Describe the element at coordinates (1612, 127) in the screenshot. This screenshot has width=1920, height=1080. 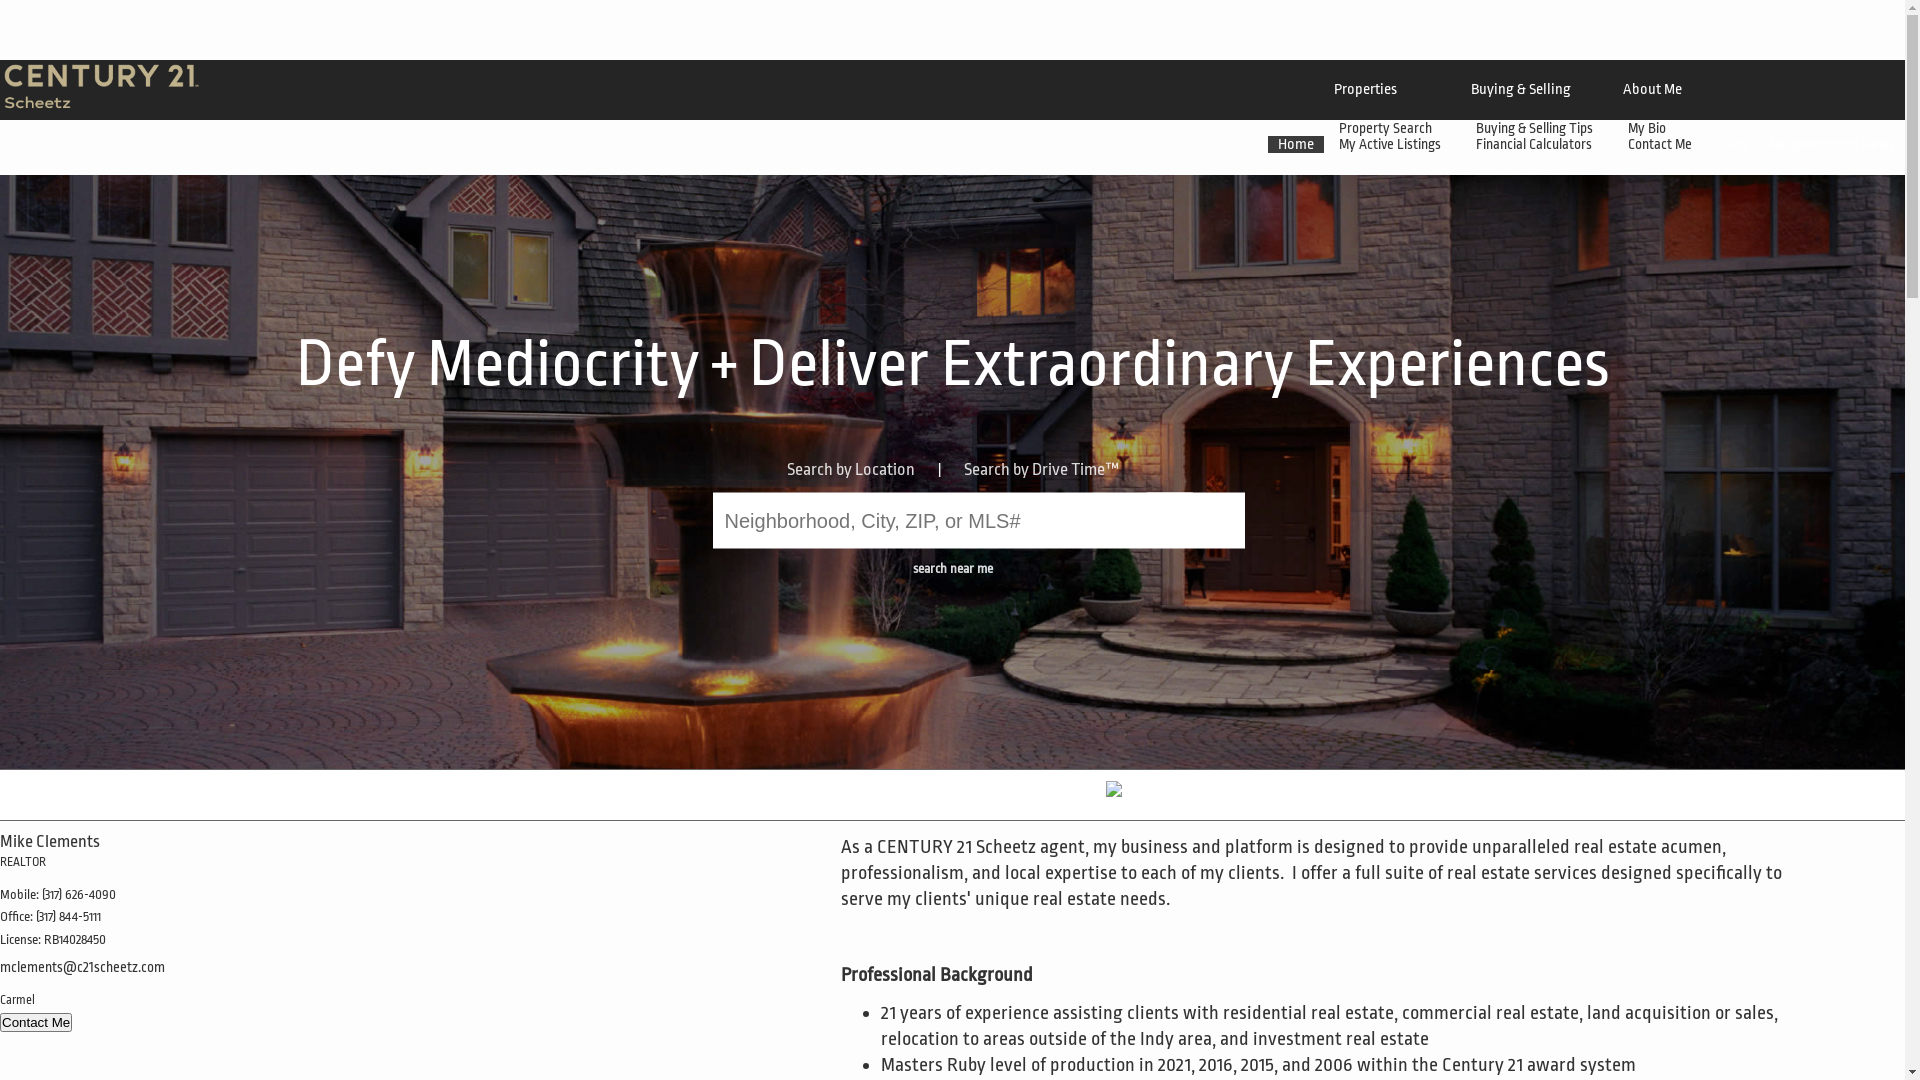
I see `'My Bio'` at that location.